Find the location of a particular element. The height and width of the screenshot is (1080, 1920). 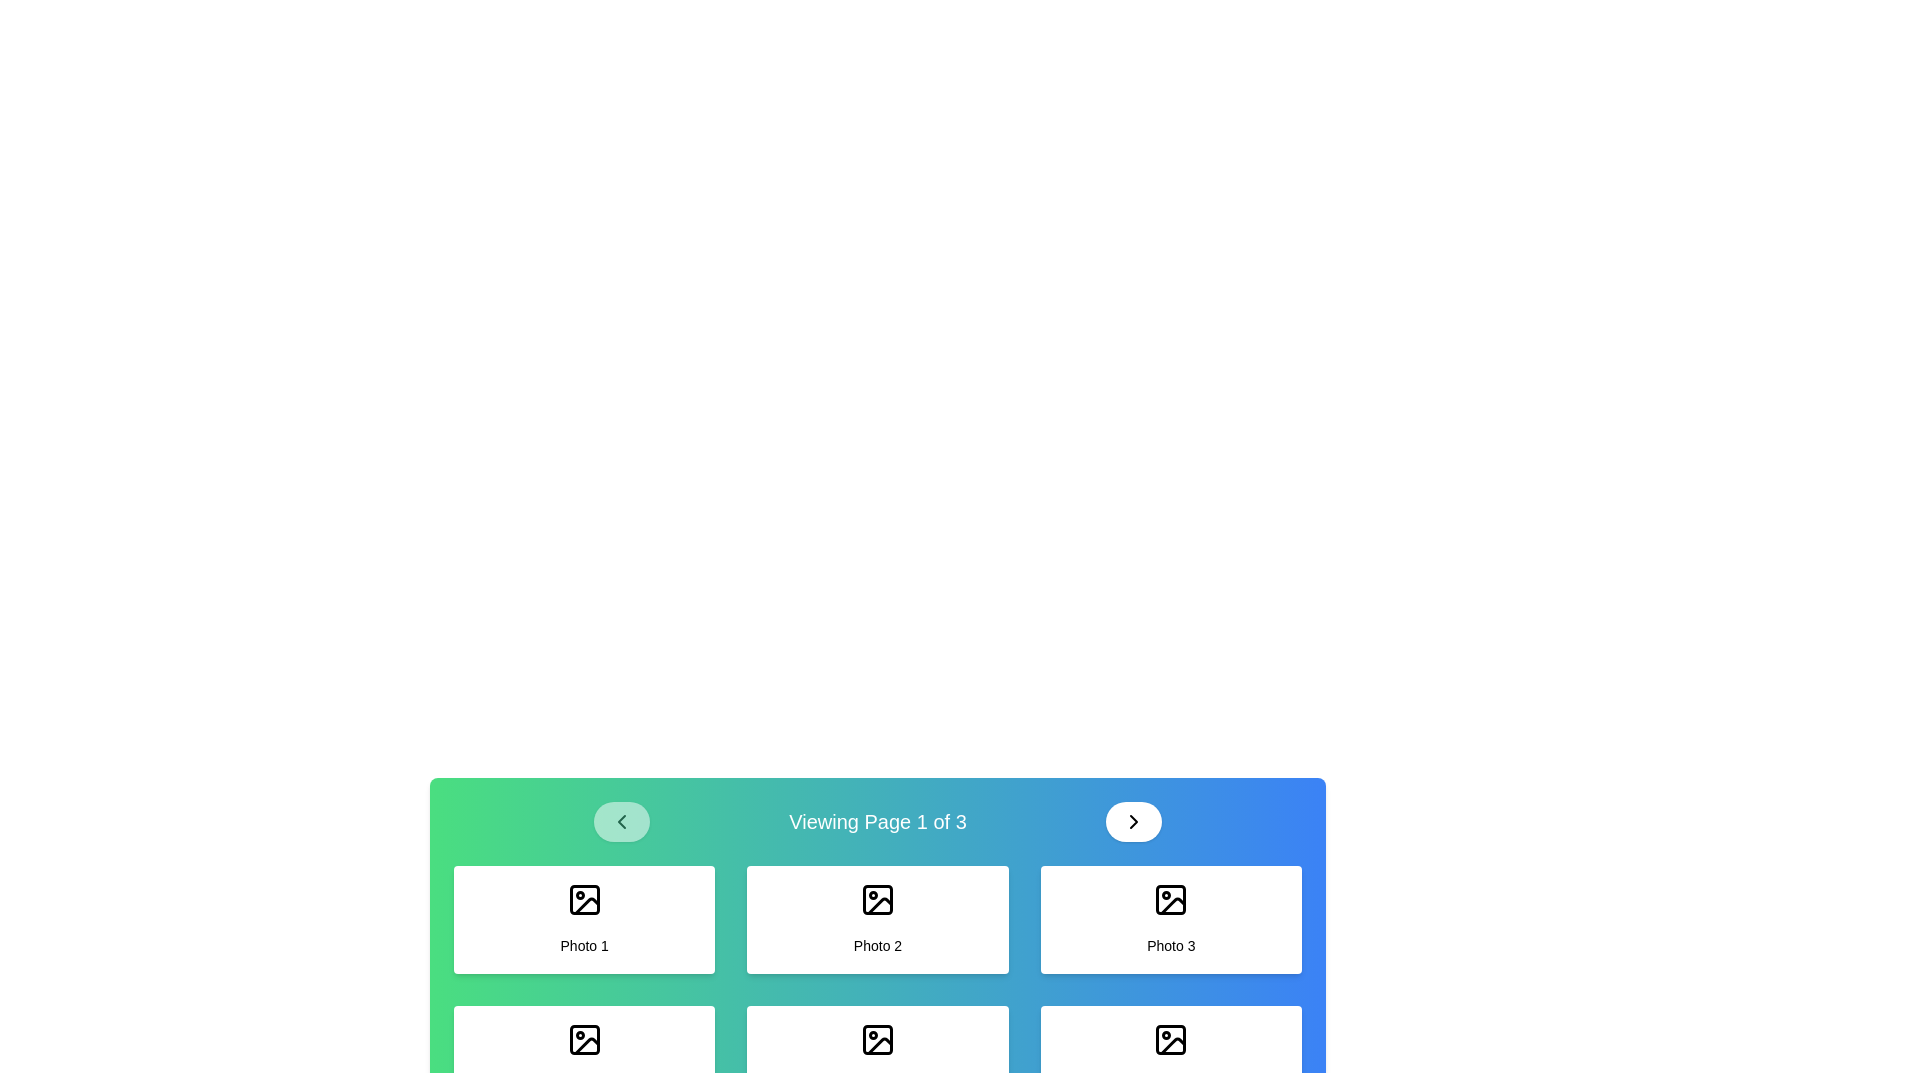

the third Image Placeholder Card in the grid layout, located at the top-right section, which represents a photo and descriptive text is located at coordinates (1171, 920).